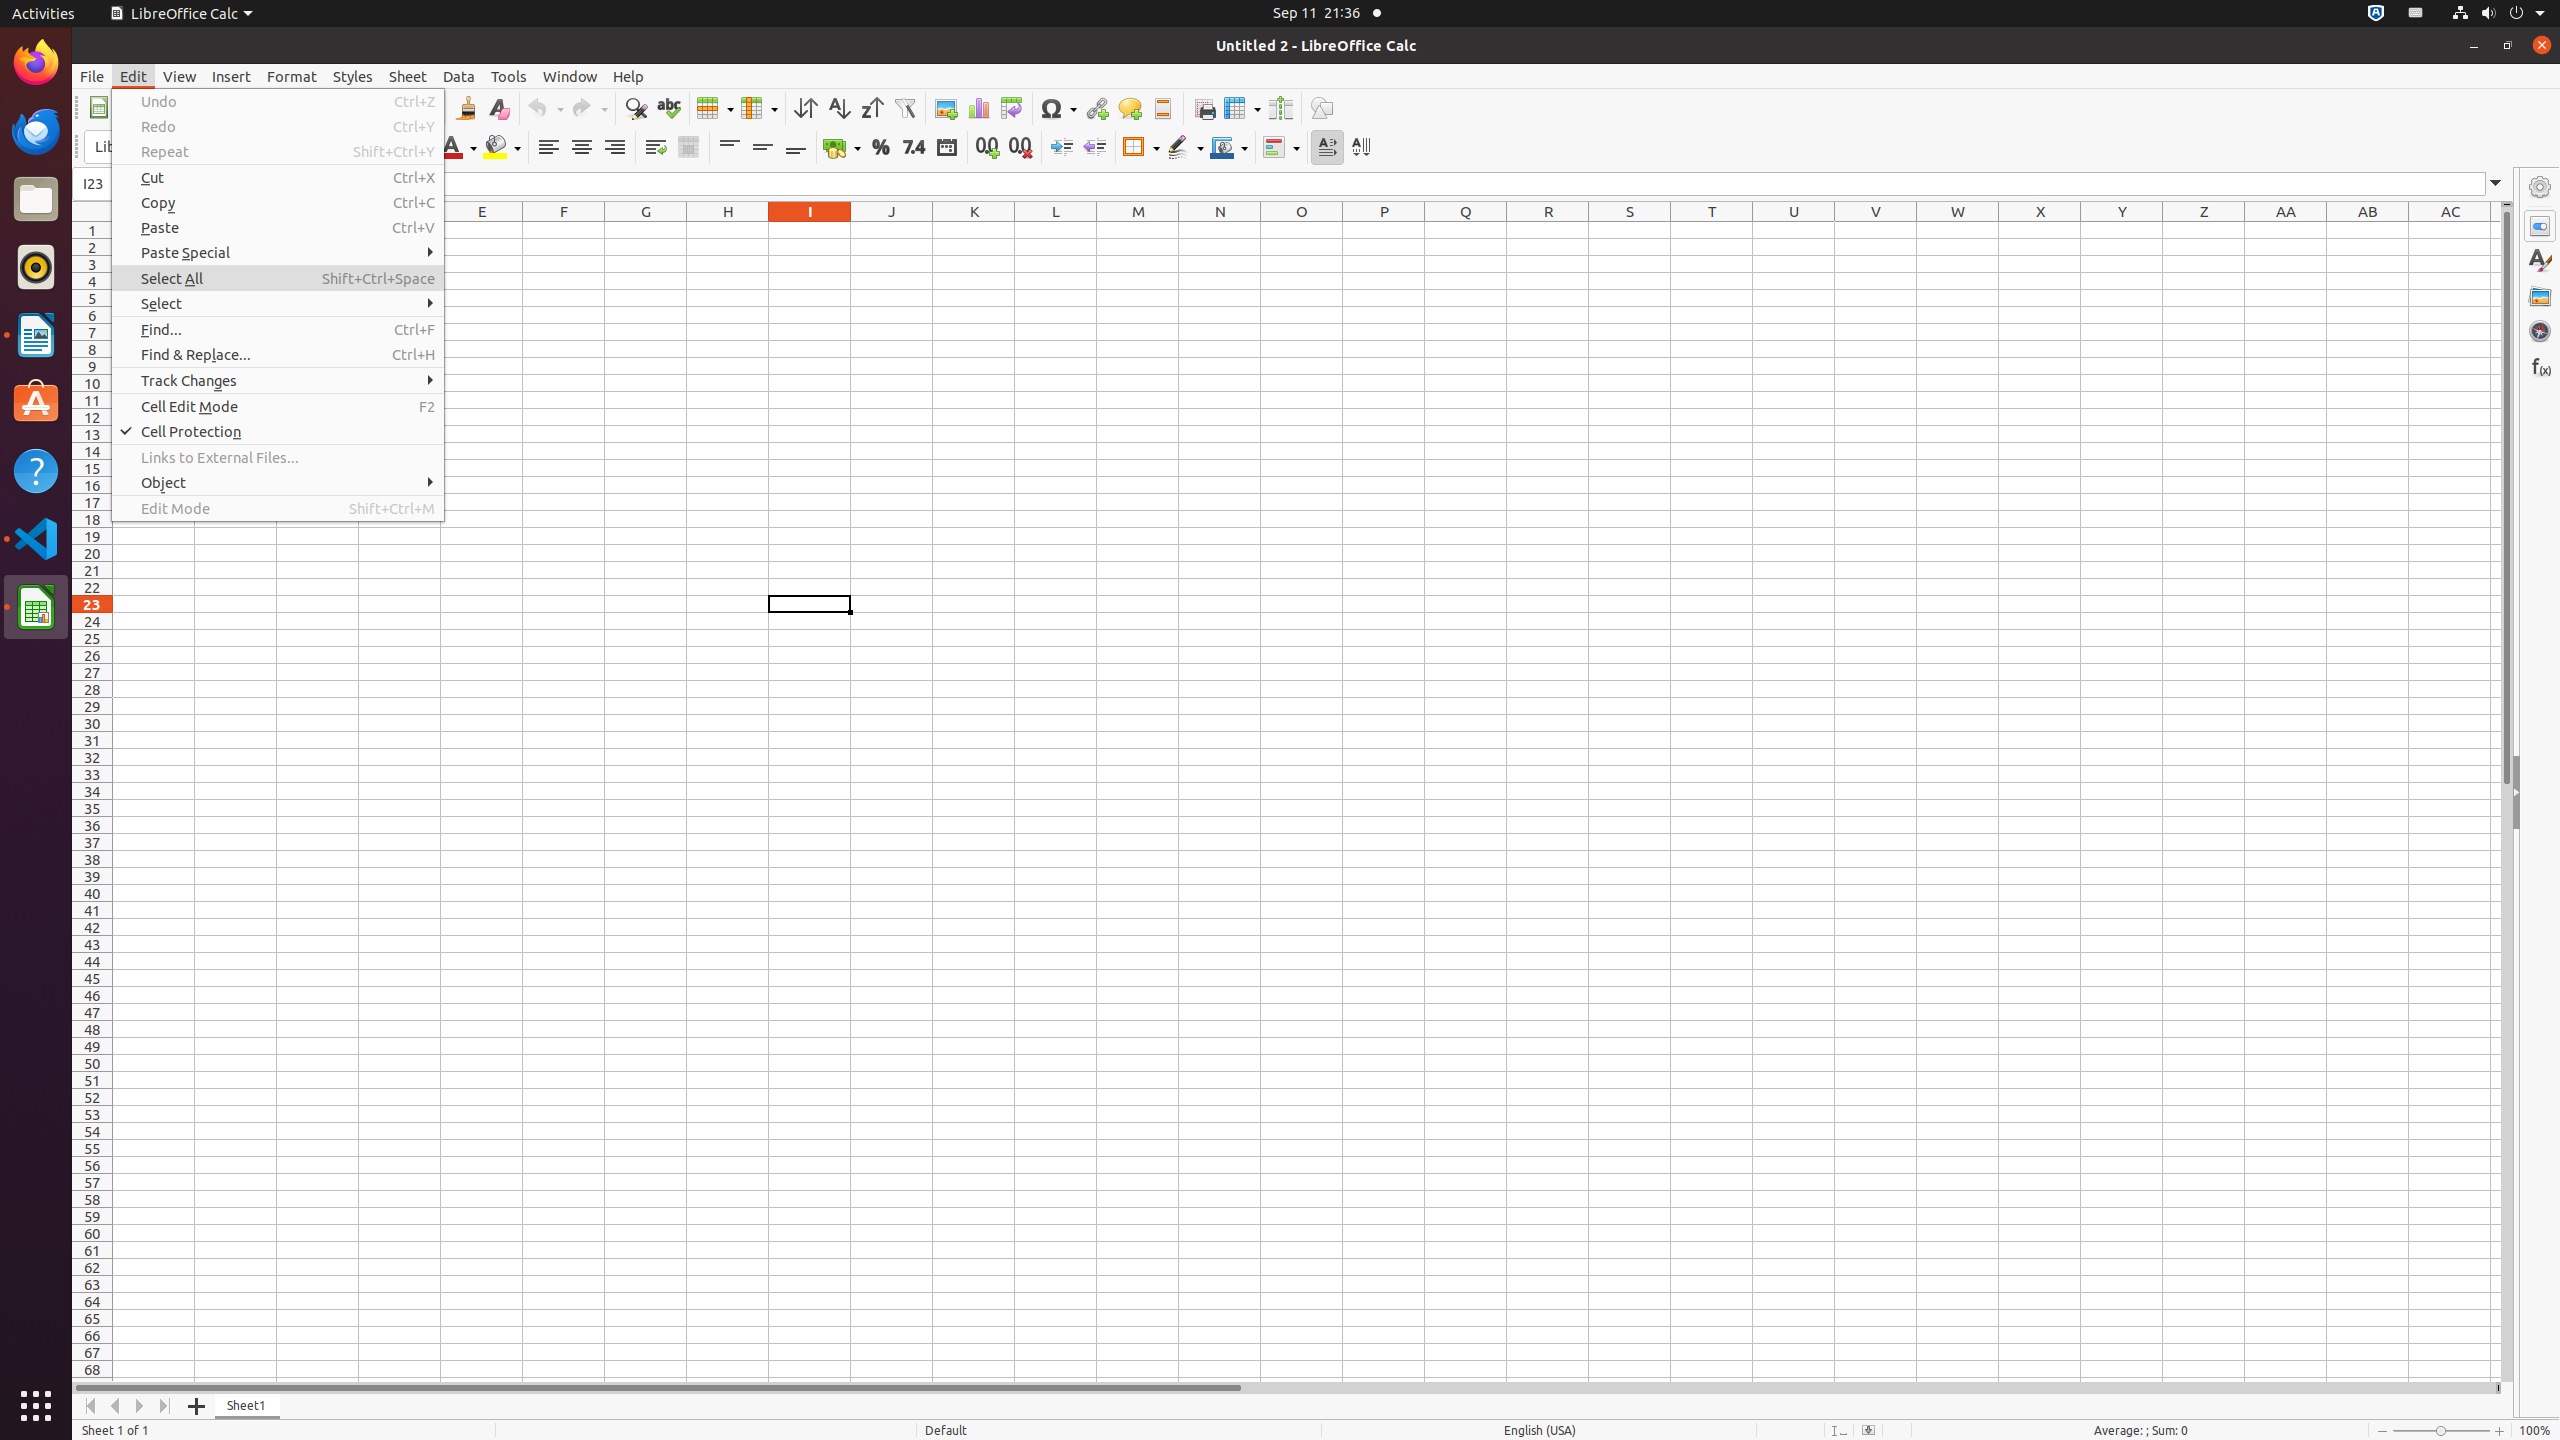 The image size is (2560, 1440). I want to click on 'Freeze Rows and Columns', so click(1242, 107).